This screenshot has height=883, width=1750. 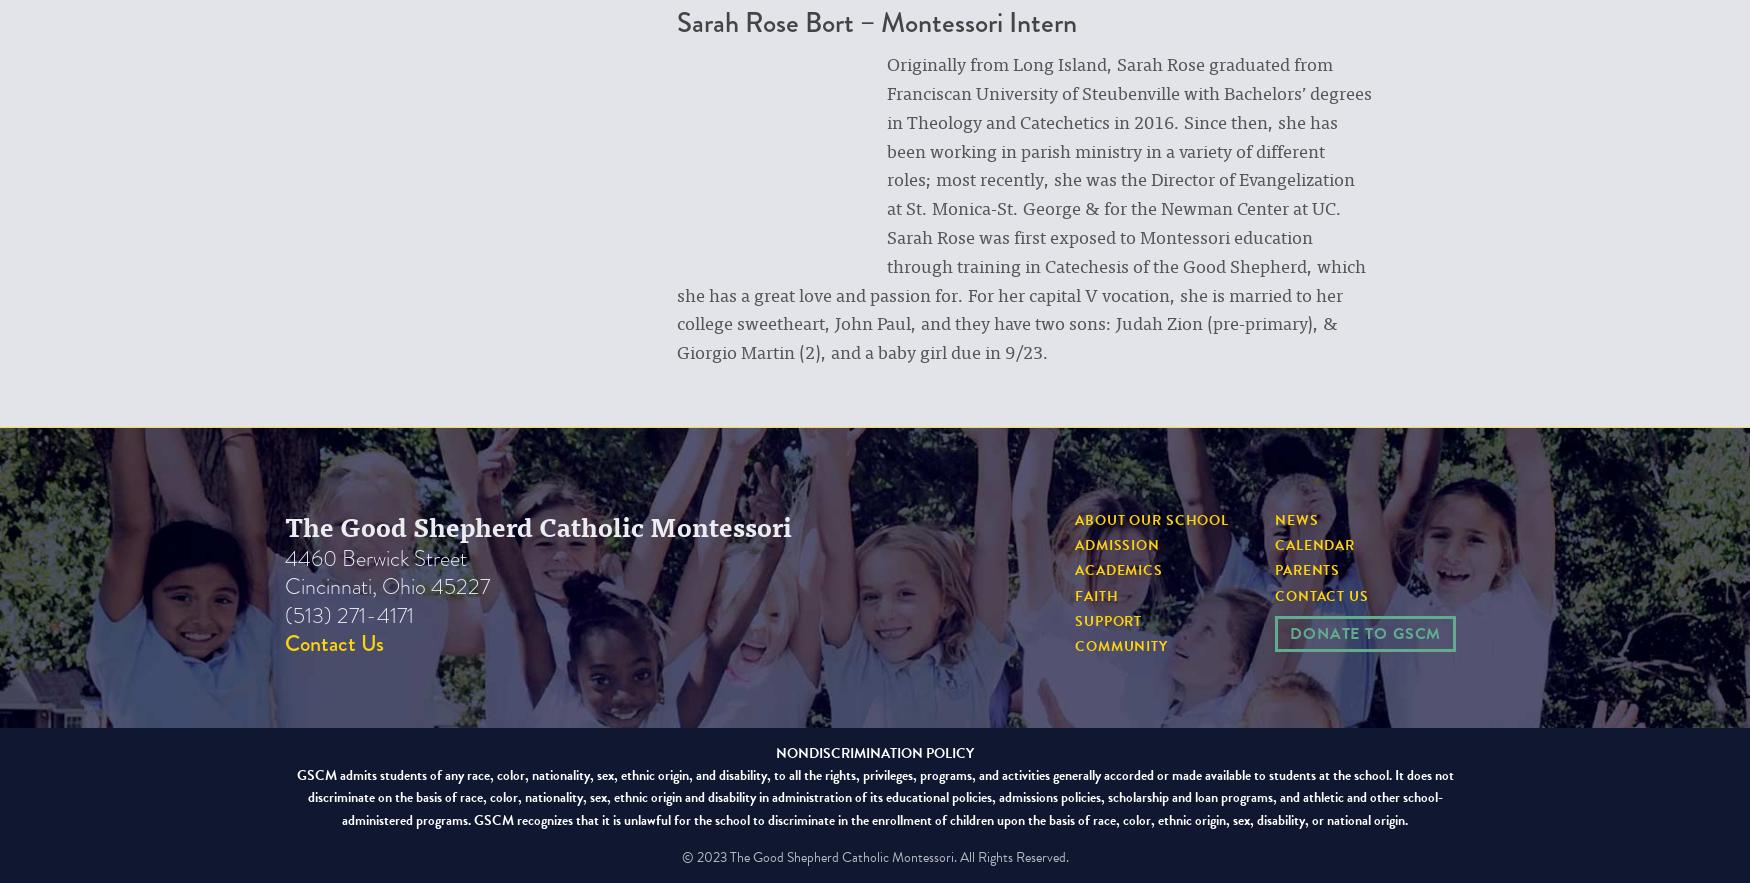 What do you see at coordinates (1075, 594) in the screenshot?
I see `'Faith'` at bounding box center [1075, 594].